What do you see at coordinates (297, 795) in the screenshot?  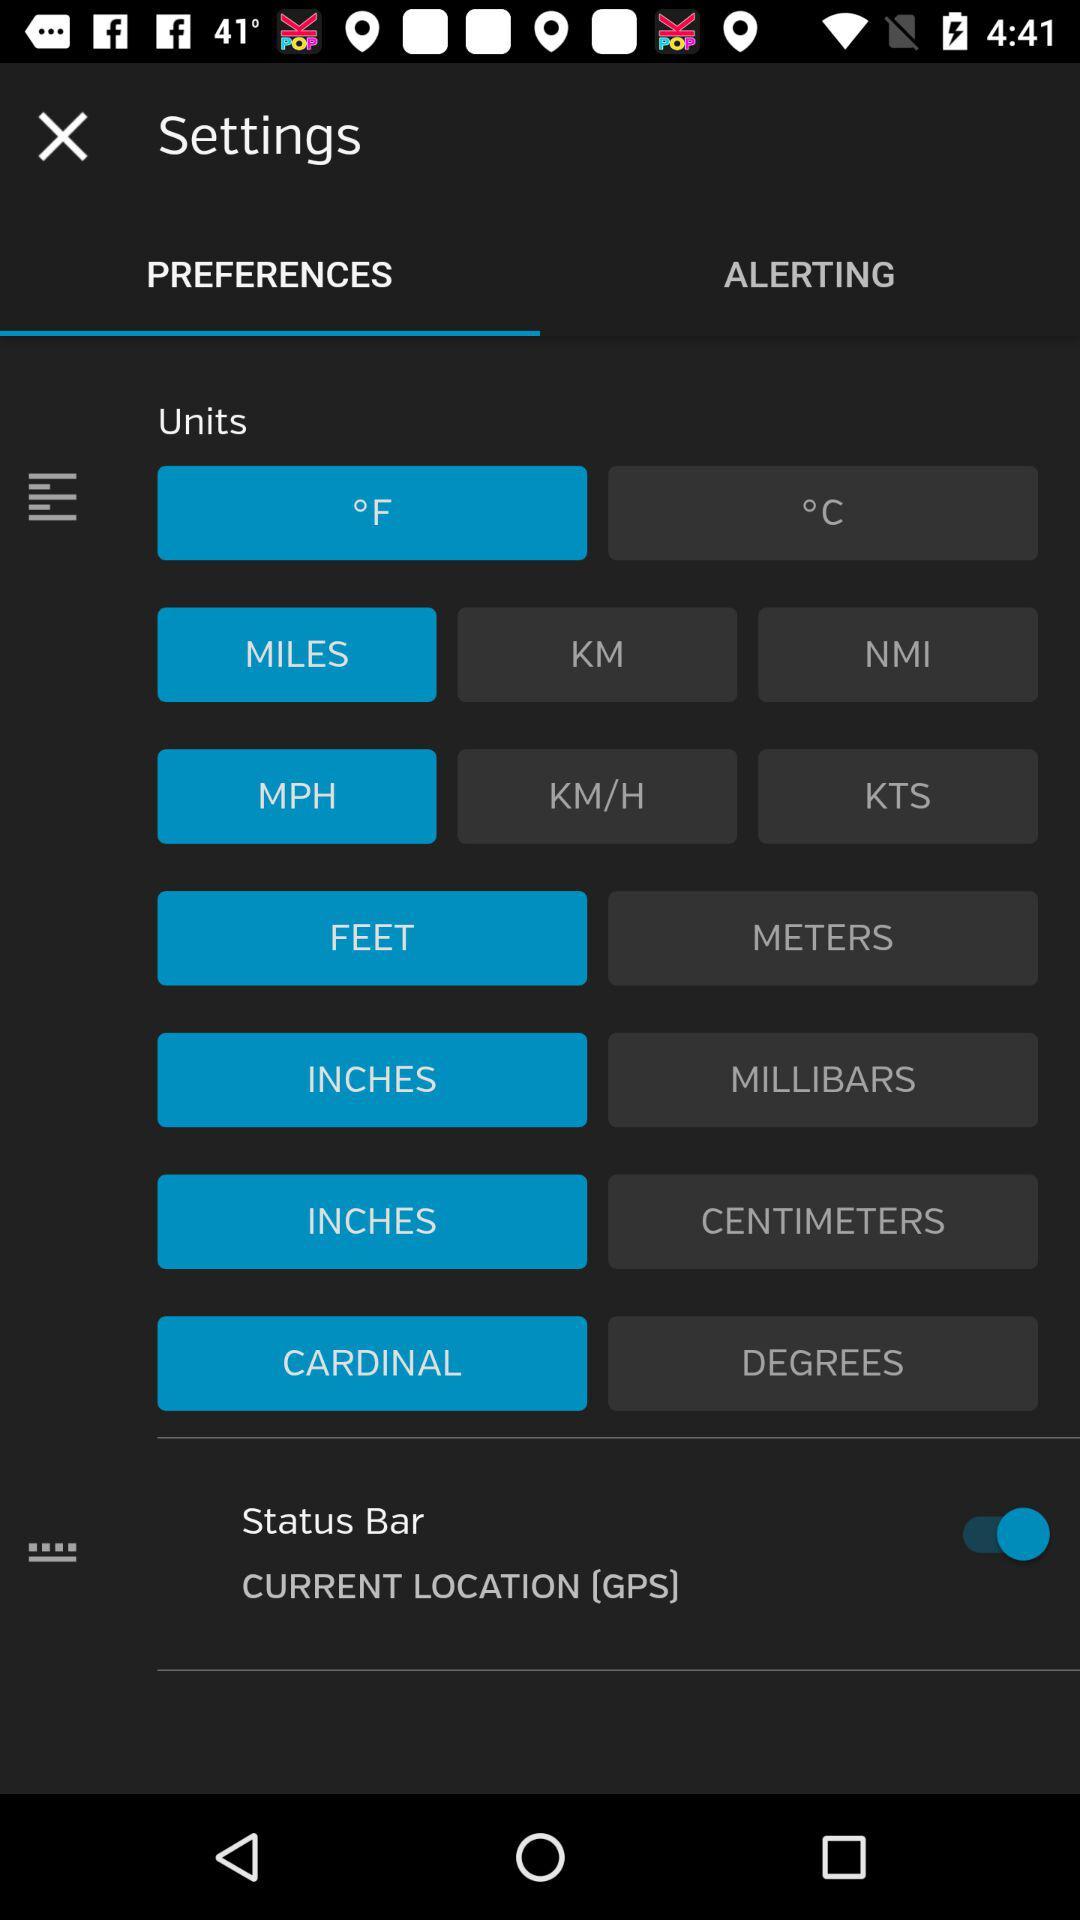 I see `icon below miles` at bounding box center [297, 795].